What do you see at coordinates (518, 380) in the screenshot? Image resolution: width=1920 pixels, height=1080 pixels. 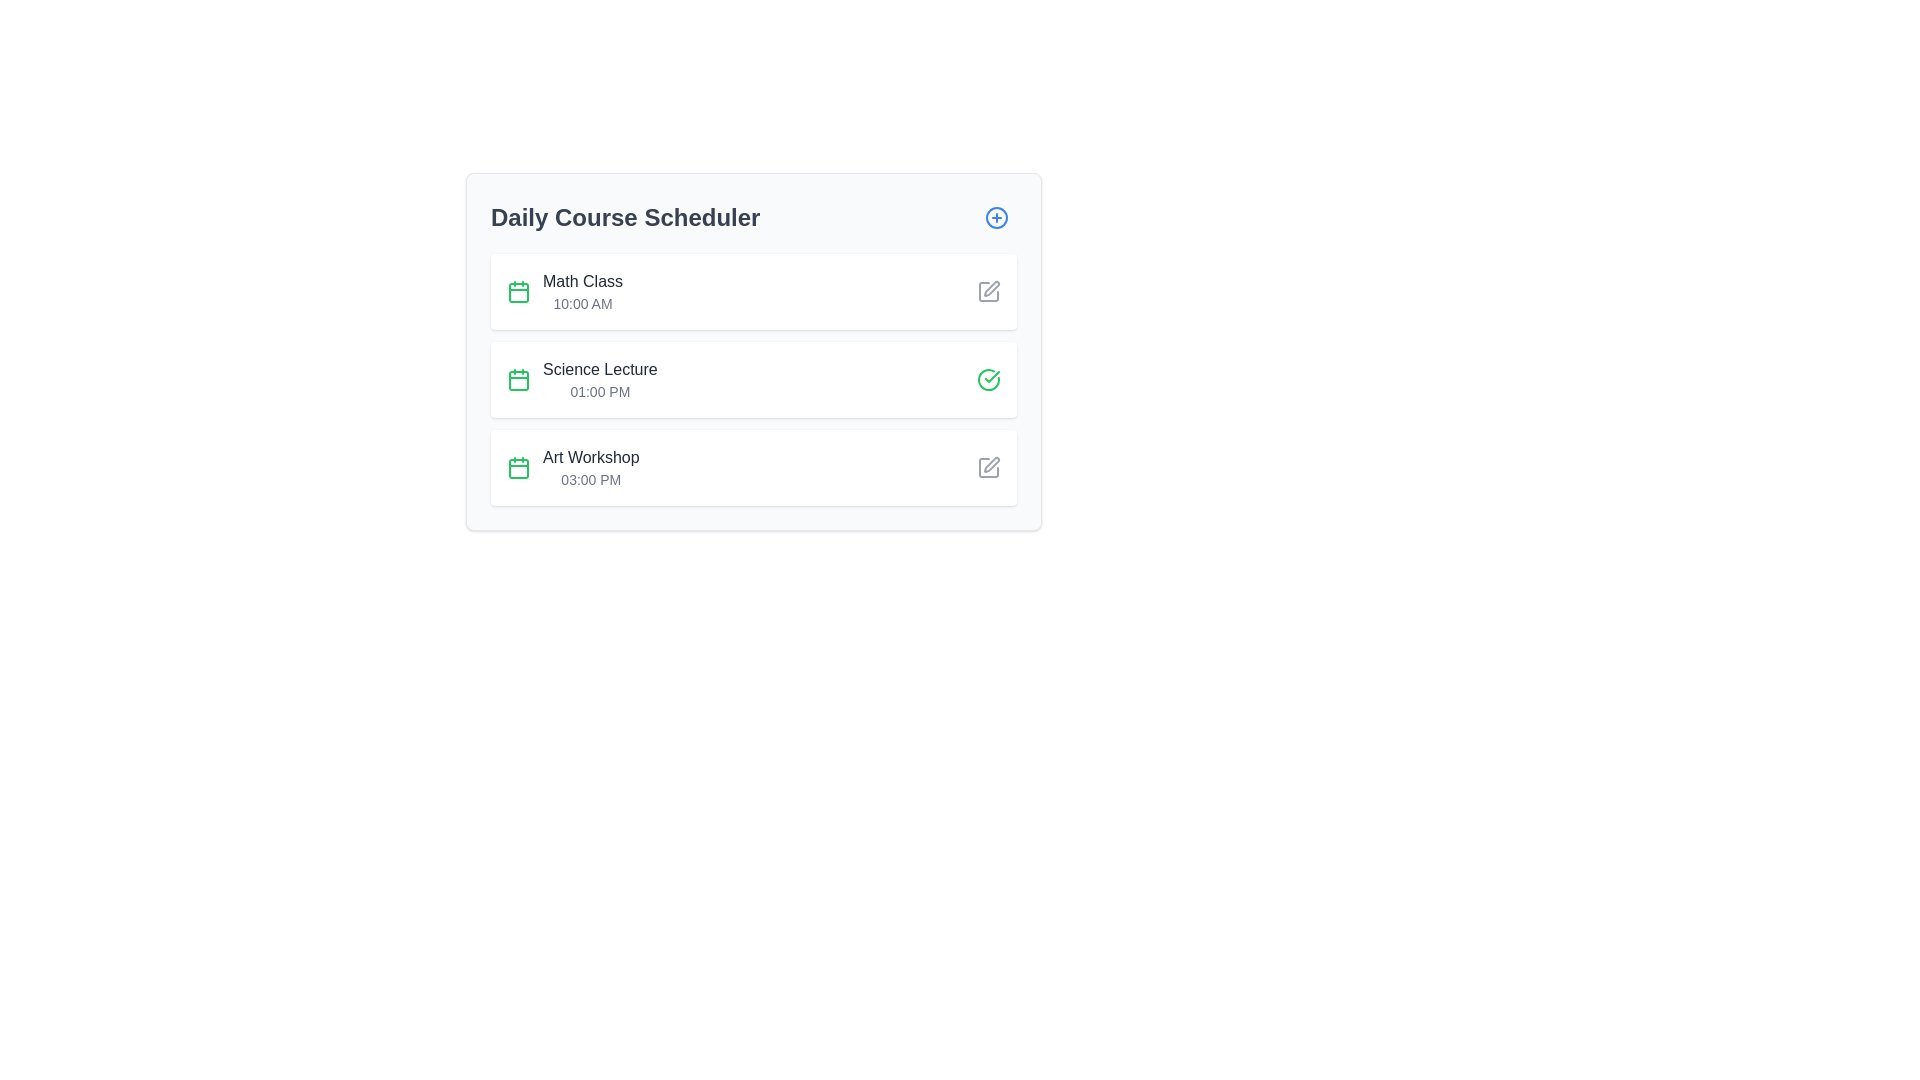 I see `the calendar icon representing the event 'Science Lecture', located at the leftmost part of the row displaying the event details` at bounding box center [518, 380].